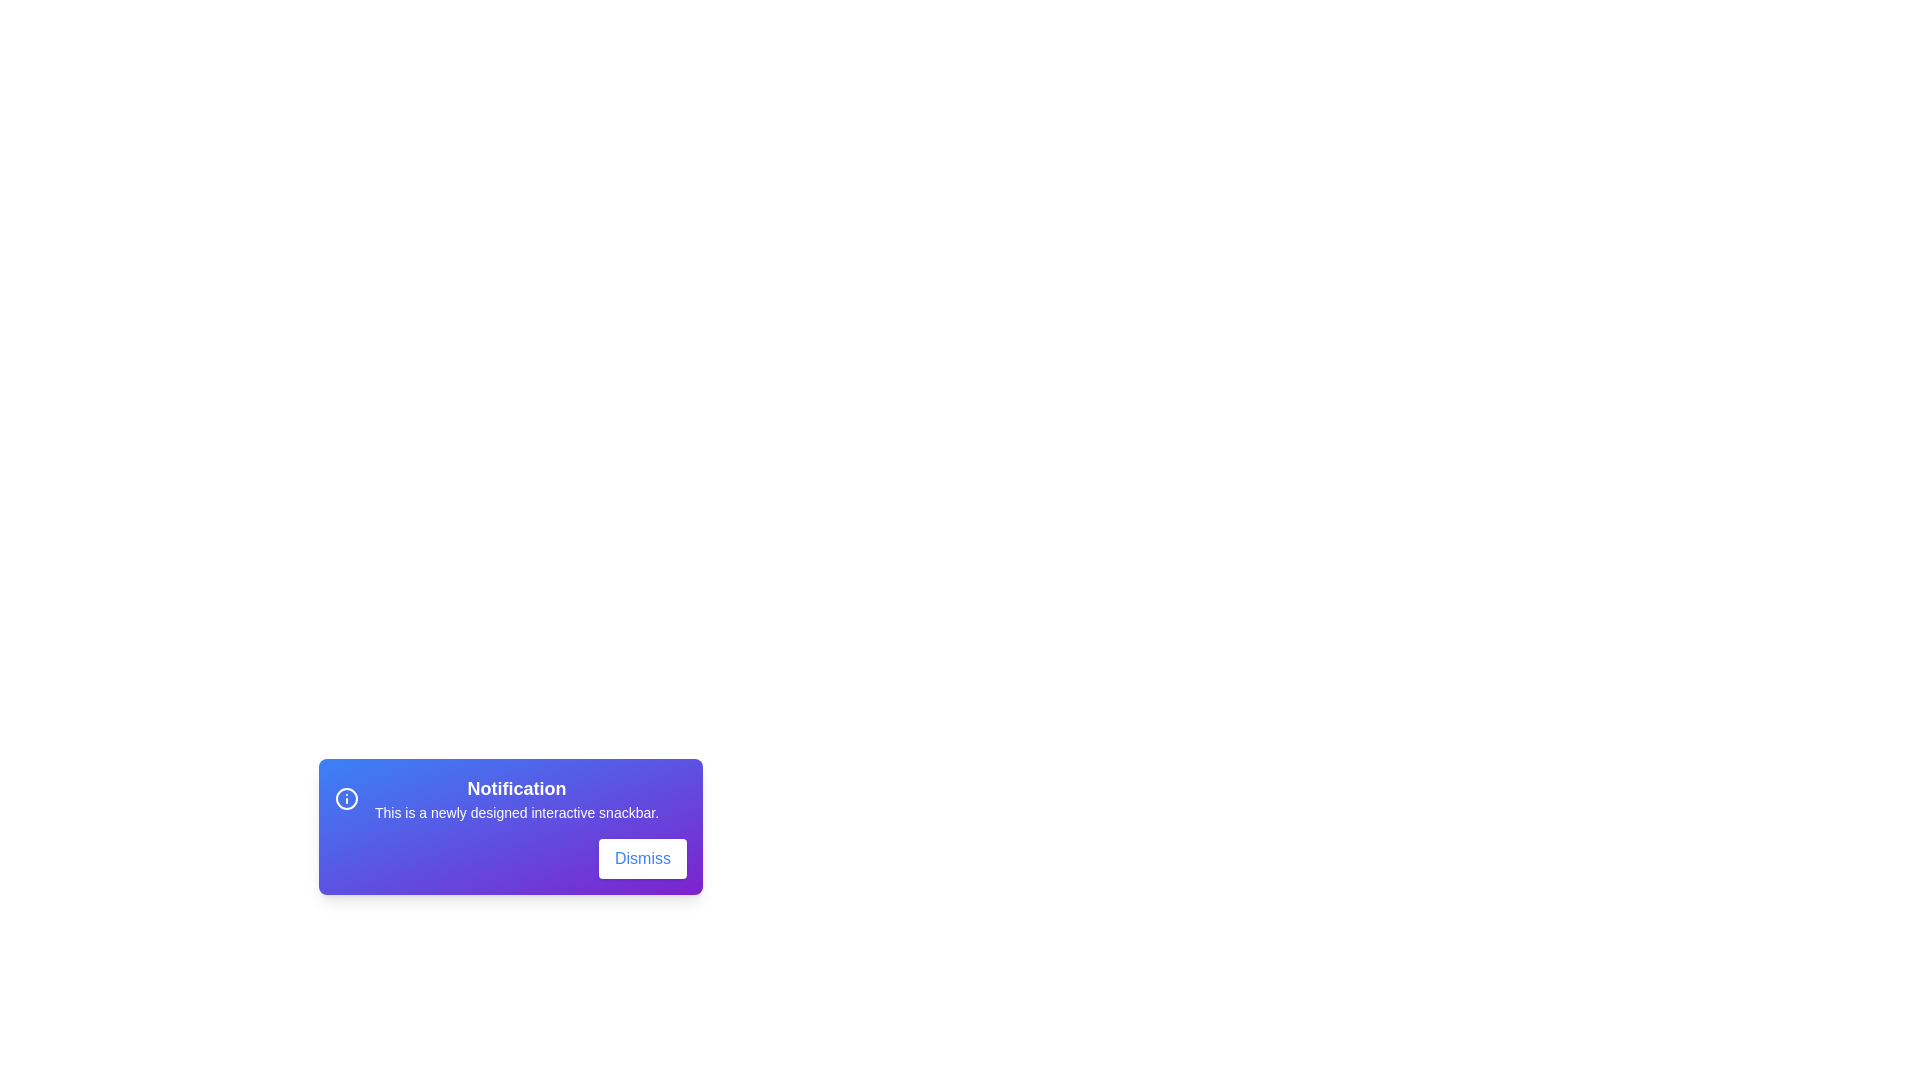  What do you see at coordinates (643, 858) in the screenshot?
I see `the dismiss button located at the bottom-right of the notification card to trigger the hover style` at bounding box center [643, 858].